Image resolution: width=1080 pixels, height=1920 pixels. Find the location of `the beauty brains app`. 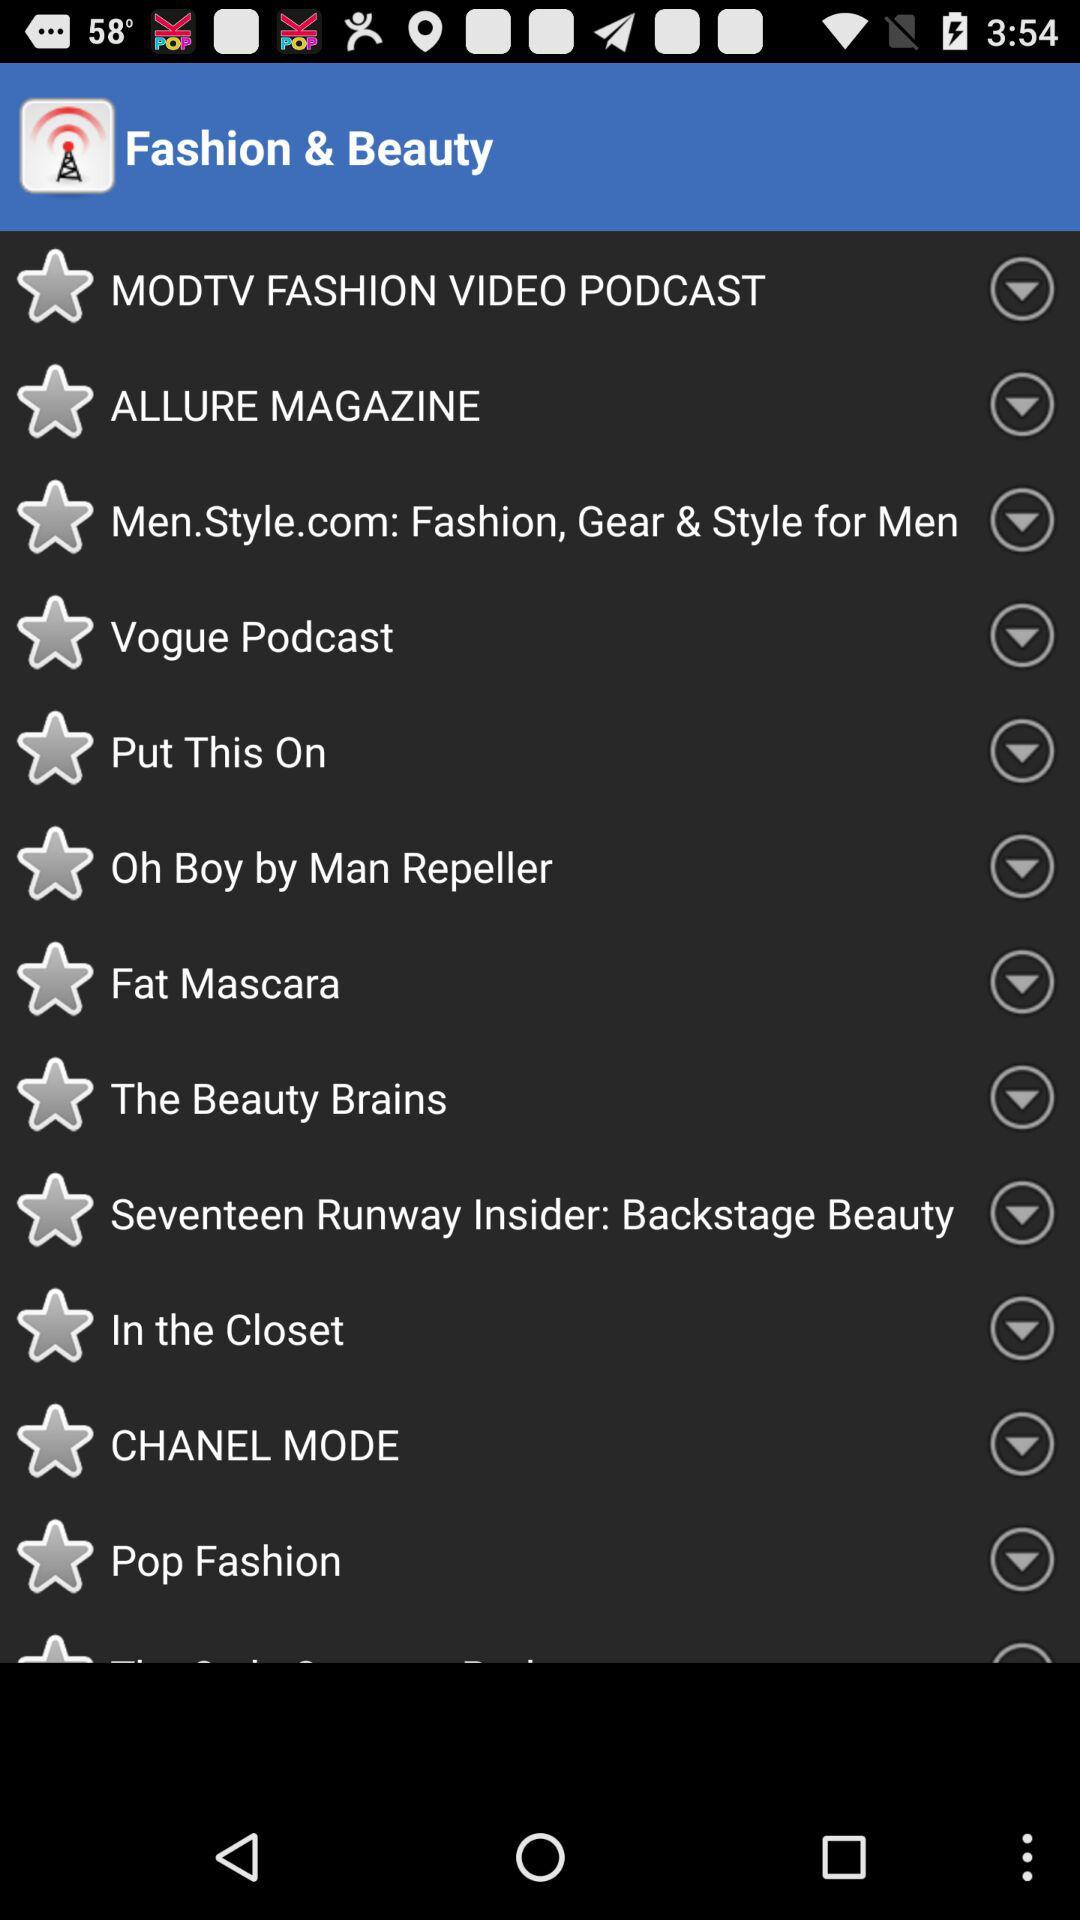

the beauty brains app is located at coordinates (536, 1096).